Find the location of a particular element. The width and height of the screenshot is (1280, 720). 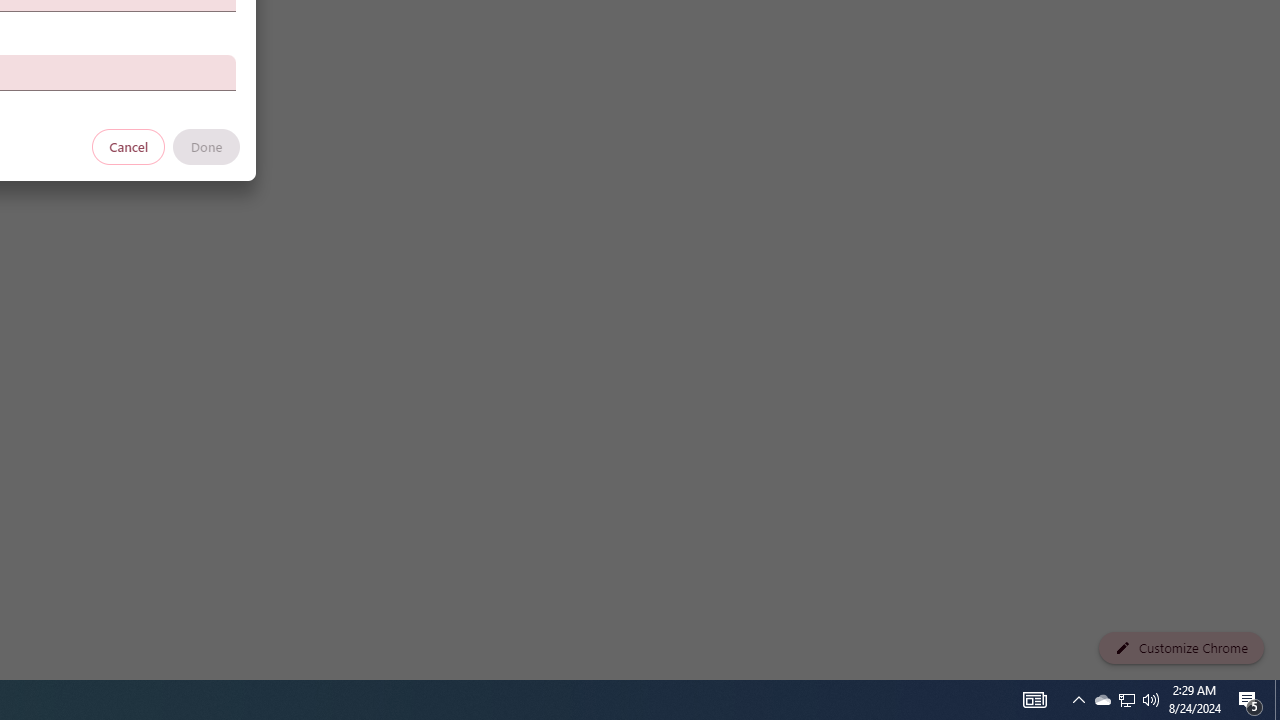

'Cancel' is located at coordinates (128, 145).